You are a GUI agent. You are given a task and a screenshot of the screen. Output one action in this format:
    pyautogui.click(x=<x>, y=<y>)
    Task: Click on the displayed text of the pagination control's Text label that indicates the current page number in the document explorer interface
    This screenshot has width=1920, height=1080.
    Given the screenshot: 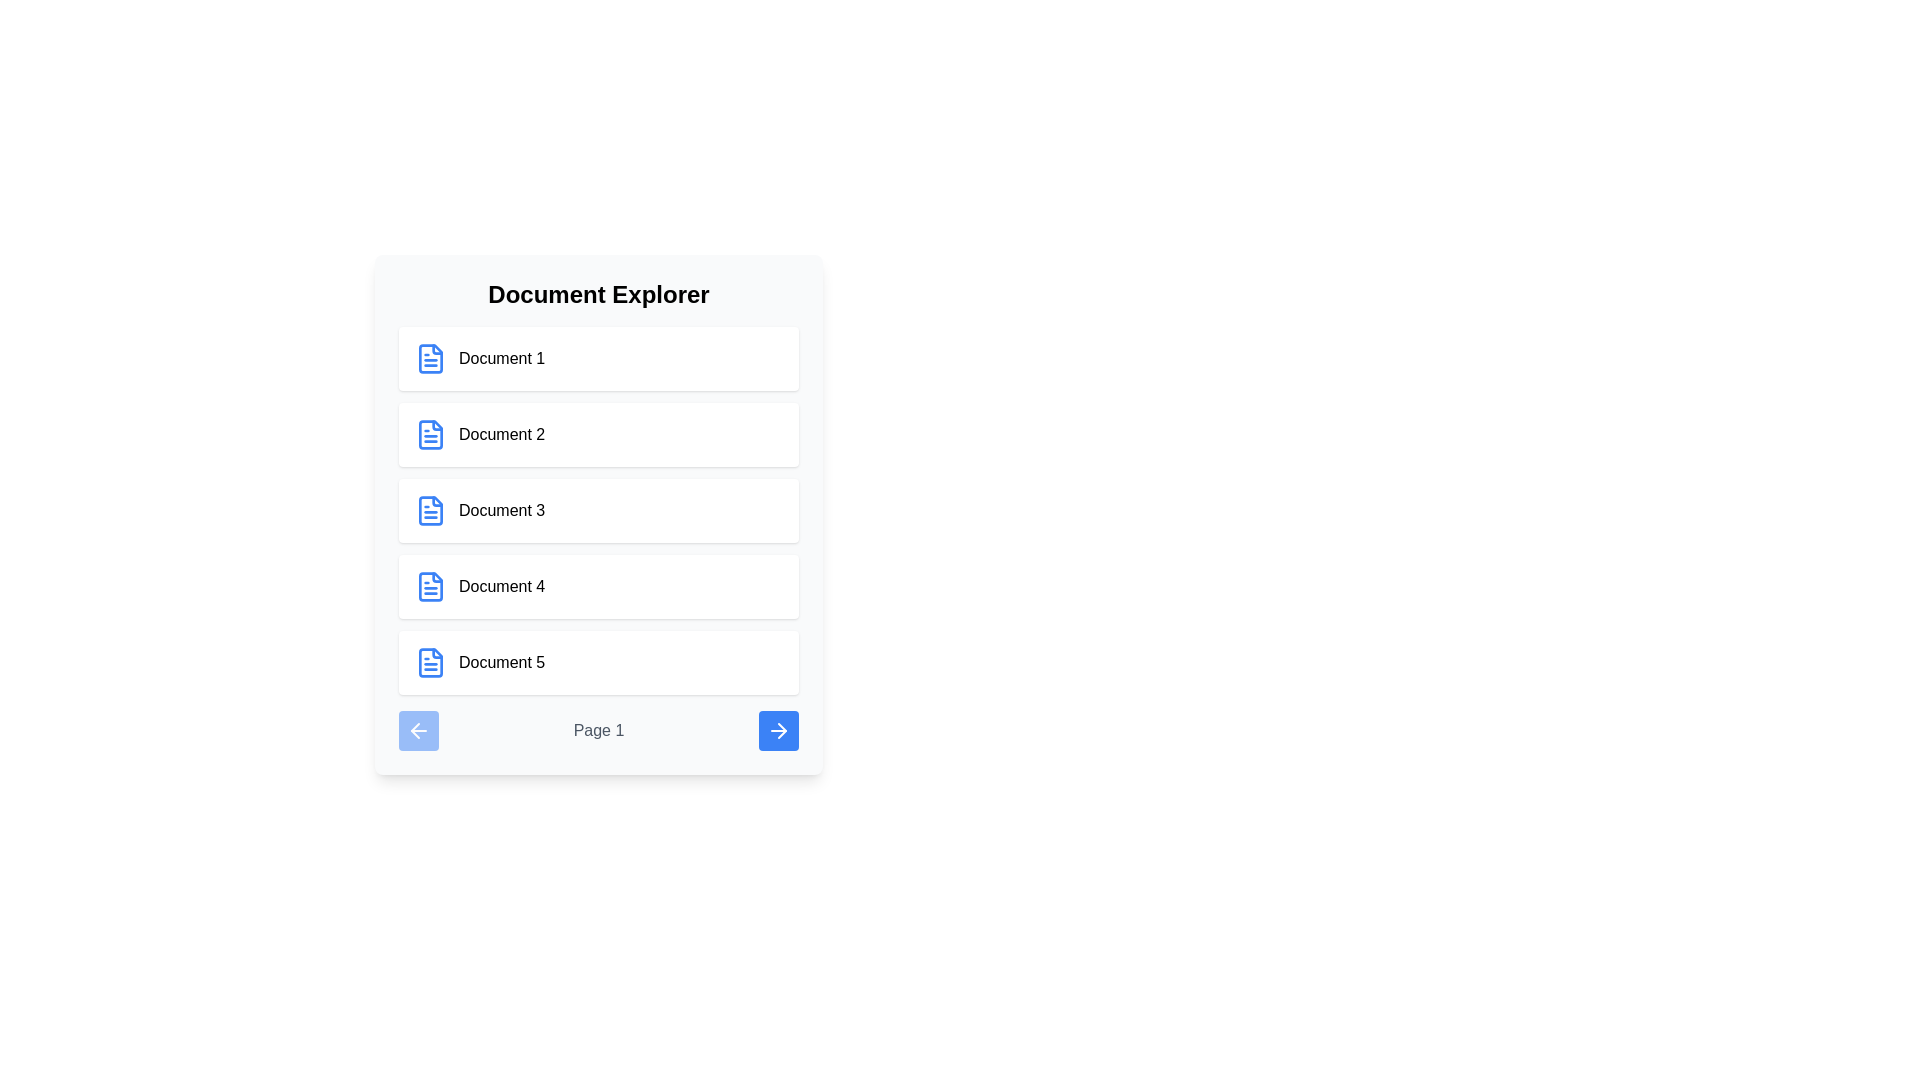 What is the action you would take?
    pyautogui.click(x=598, y=731)
    